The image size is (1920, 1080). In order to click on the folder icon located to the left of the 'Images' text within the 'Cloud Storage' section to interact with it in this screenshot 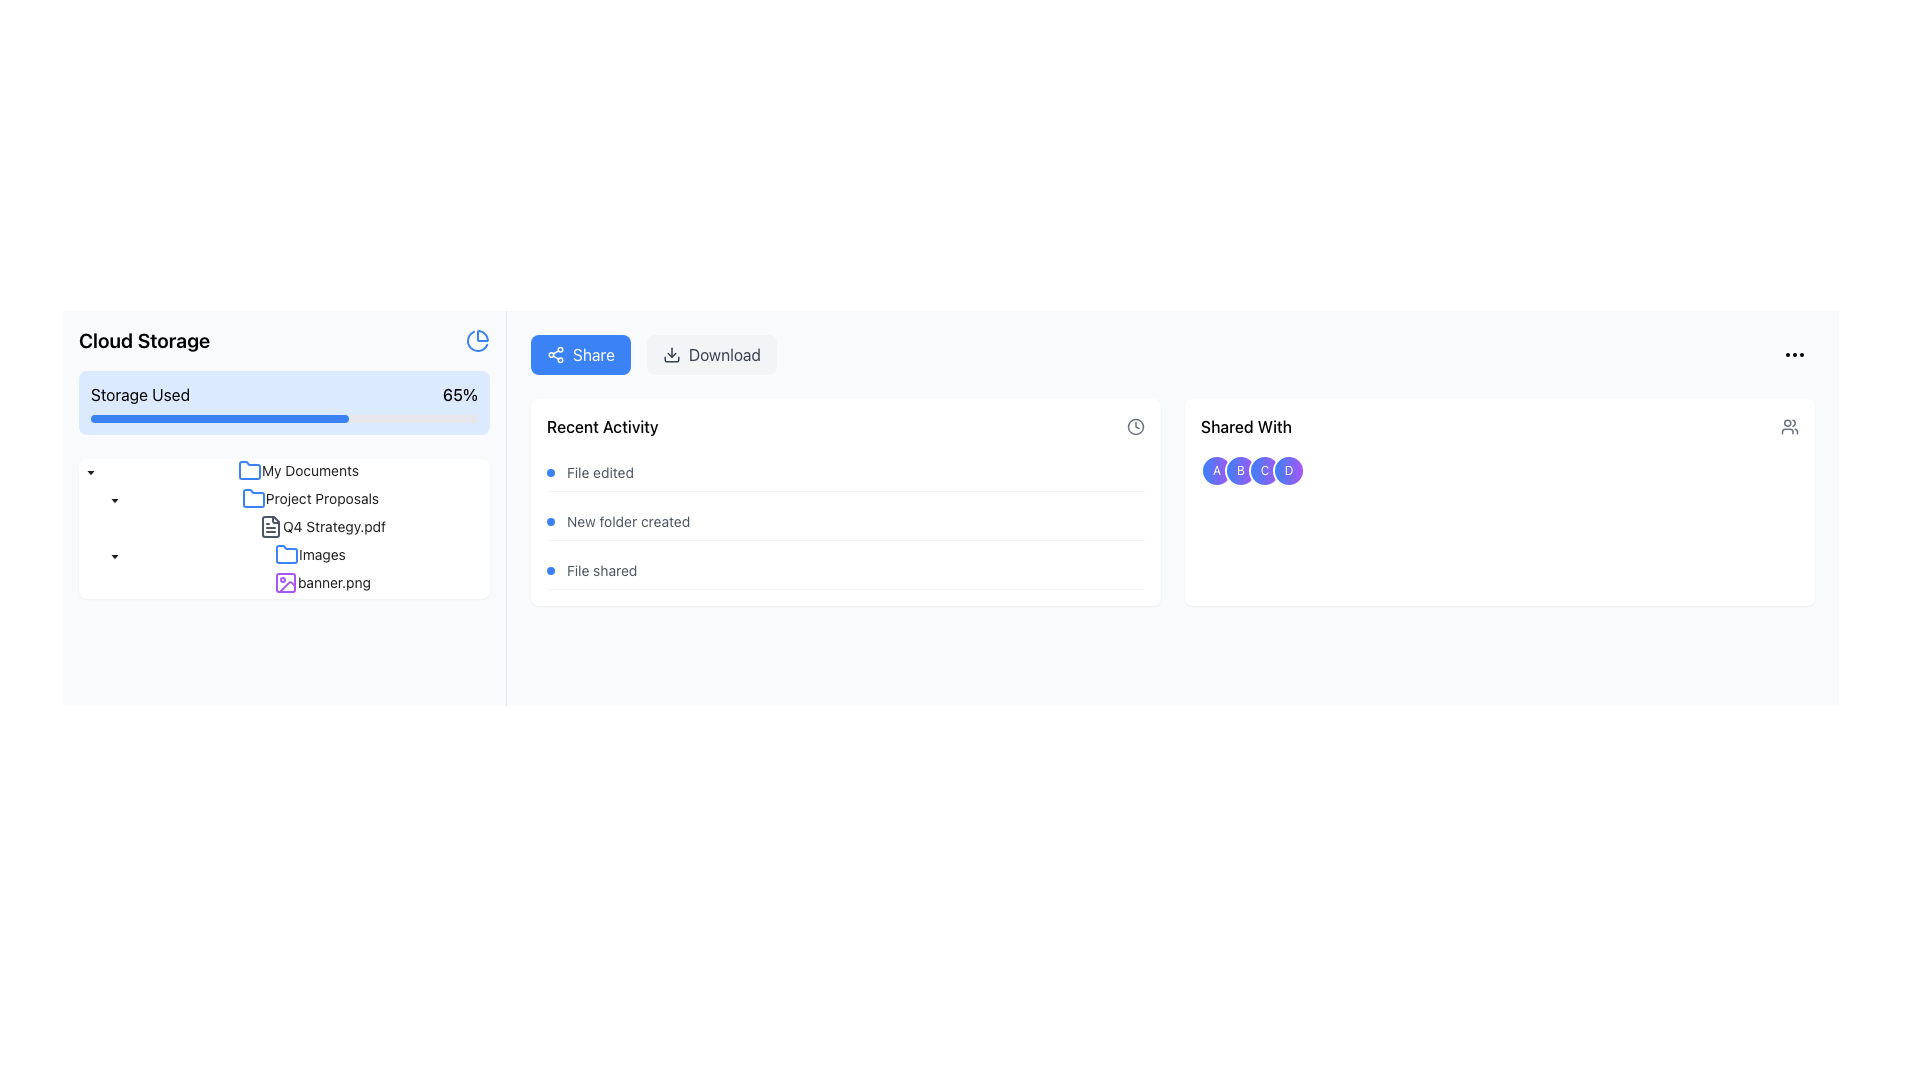, I will do `click(286, 555)`.